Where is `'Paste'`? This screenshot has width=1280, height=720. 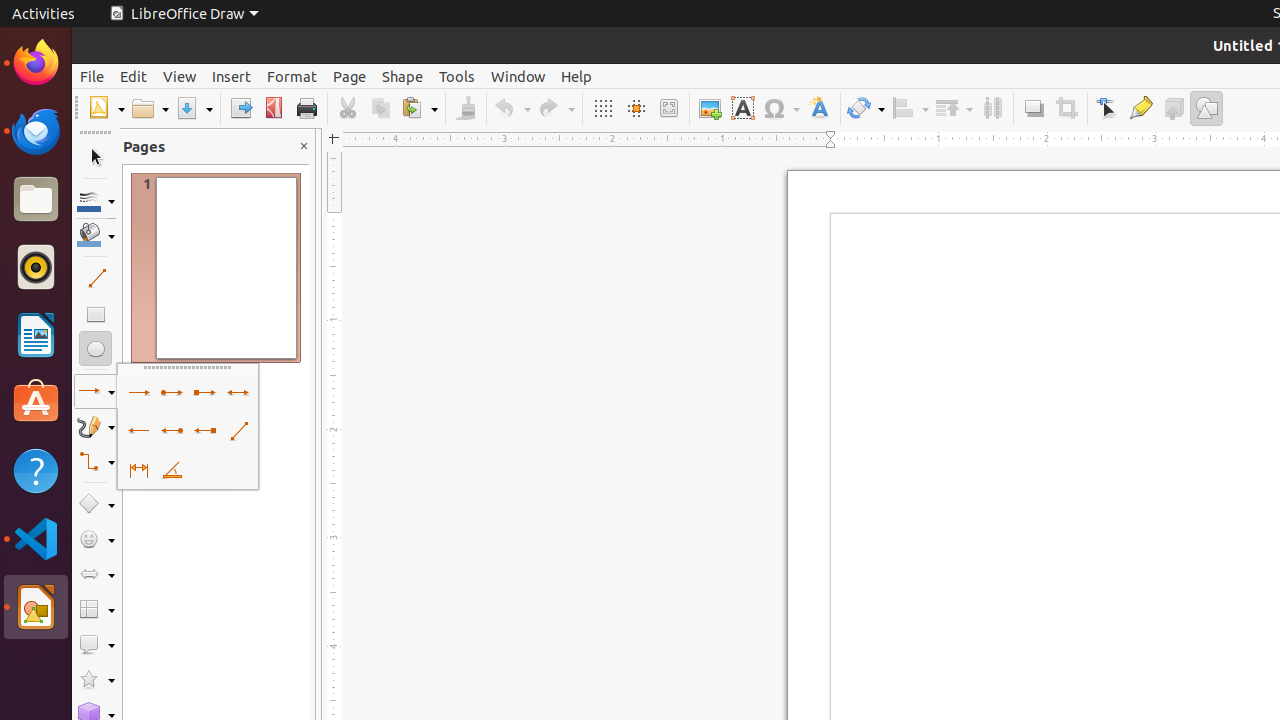
'Paste' is located at coordinates (417, 108).